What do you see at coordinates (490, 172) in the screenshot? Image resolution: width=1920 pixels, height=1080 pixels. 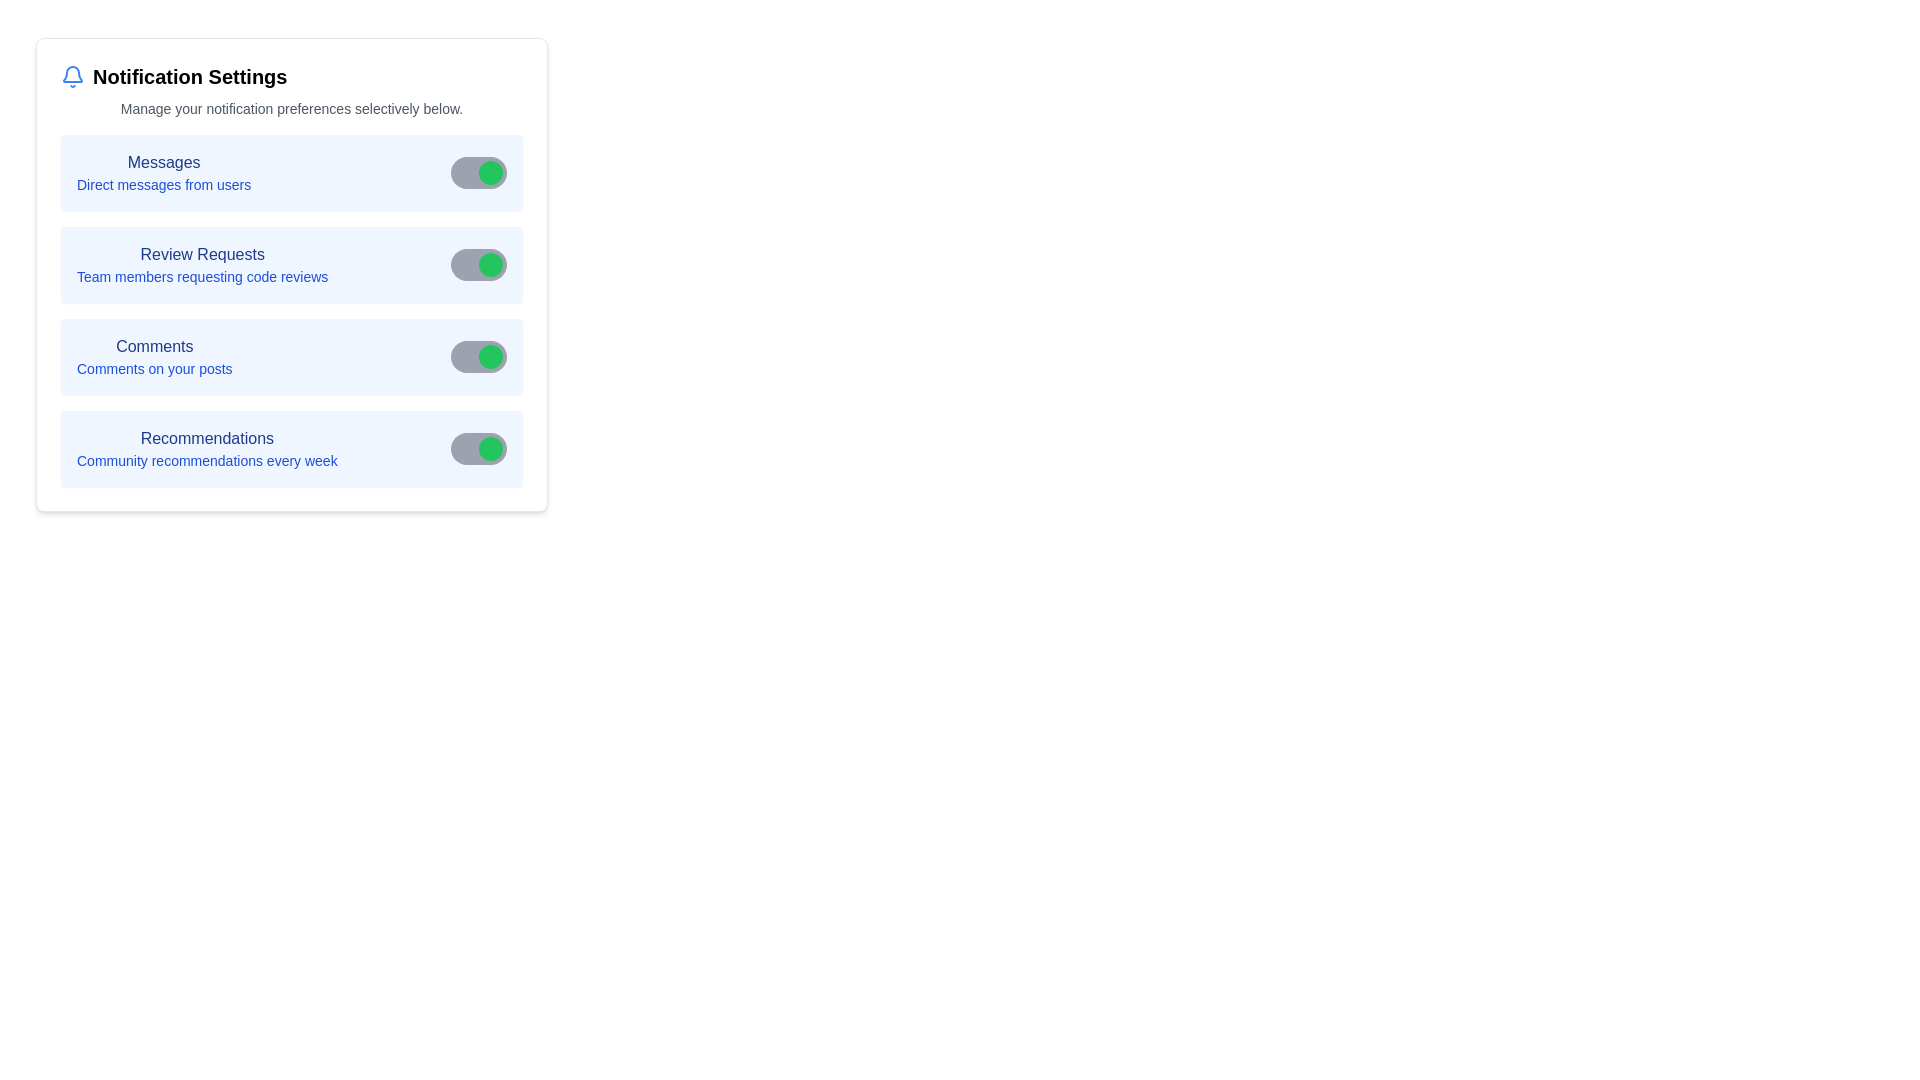 I see `the green circular knob of the toggle switch labeled 'Messages: Direct messages from users.' which is currently in the 'on' state` at bounding box center [490, 172].